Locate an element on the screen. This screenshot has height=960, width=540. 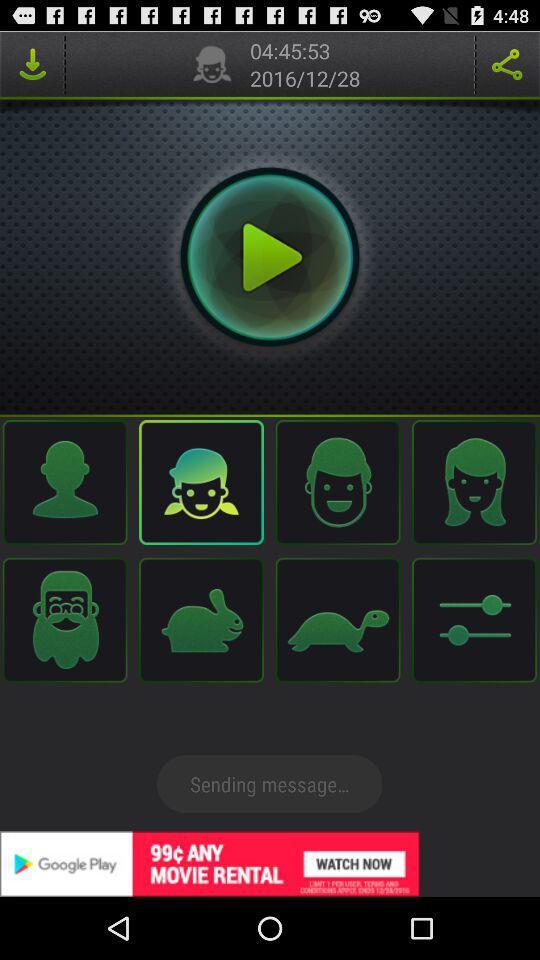
sounds is located at coordinates (270, 256).